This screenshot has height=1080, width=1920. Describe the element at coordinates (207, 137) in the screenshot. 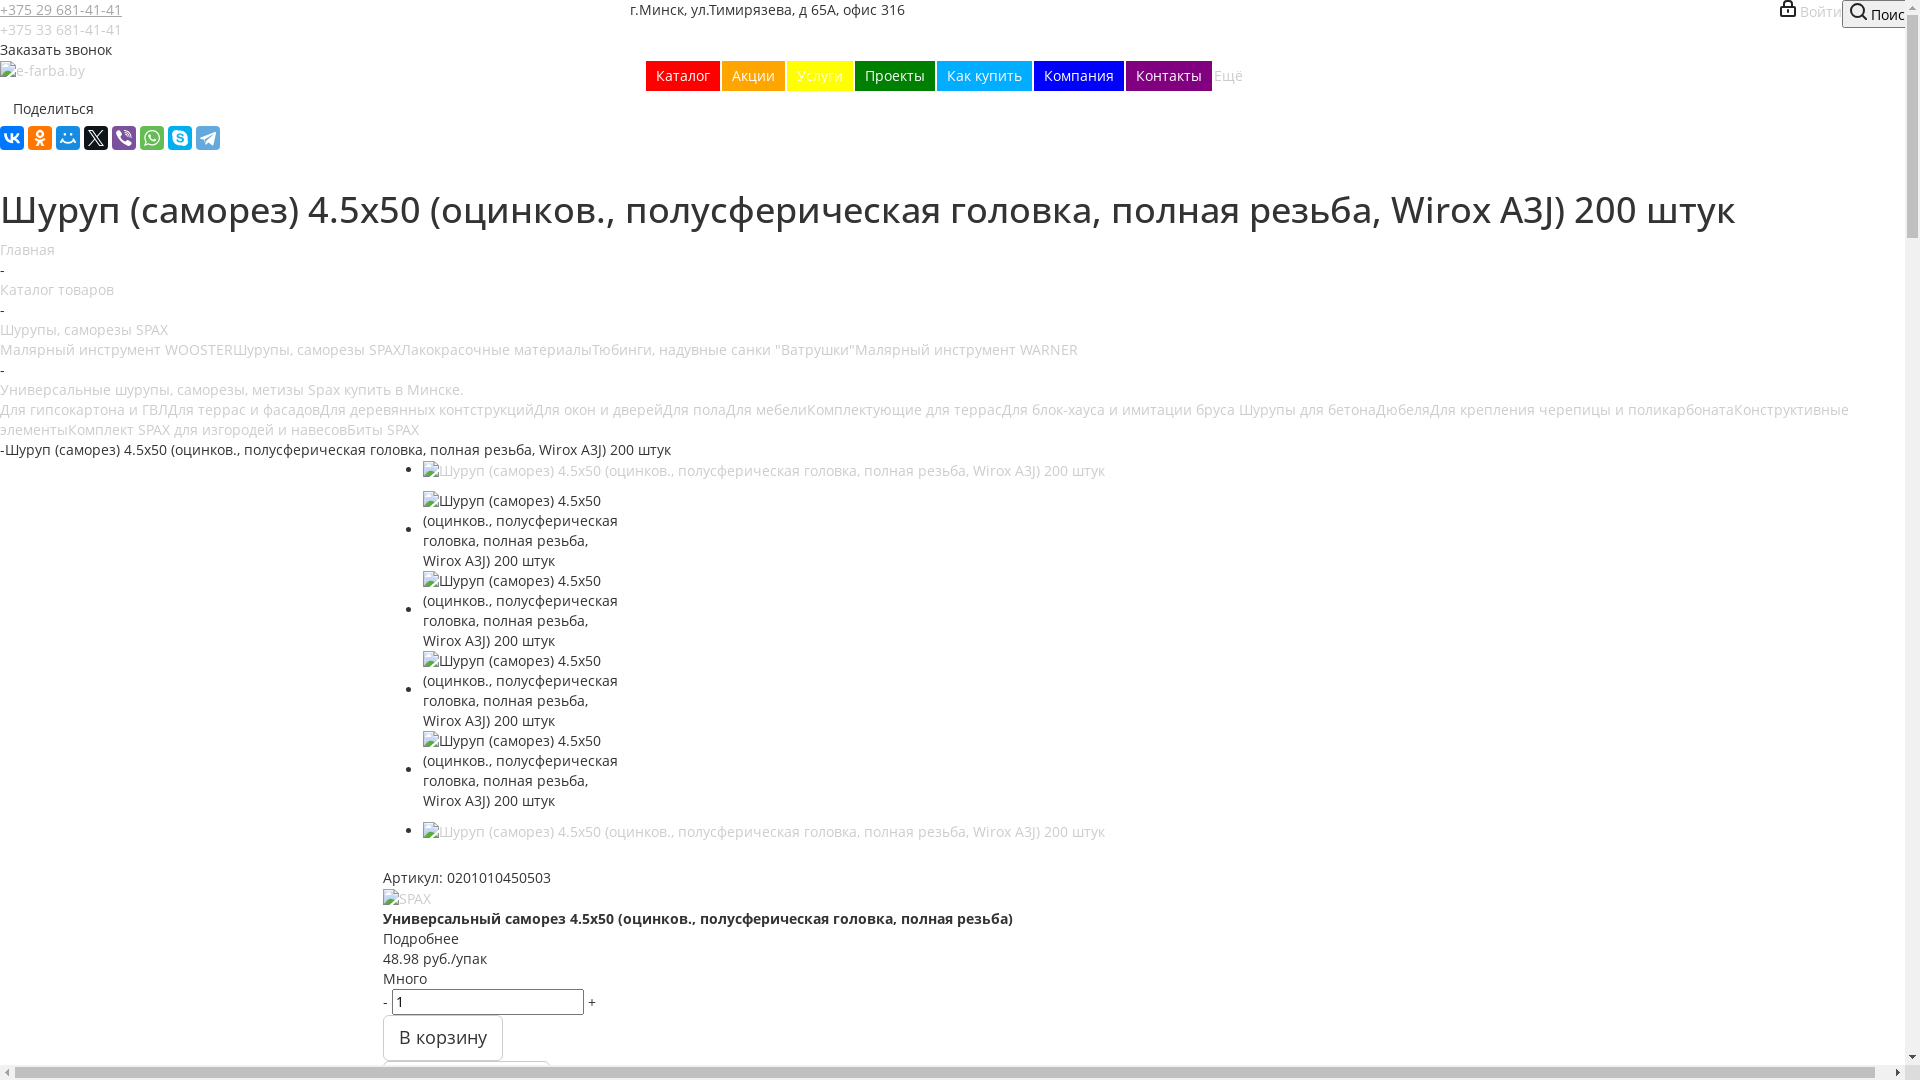

I see `'Telegram'` at that location.